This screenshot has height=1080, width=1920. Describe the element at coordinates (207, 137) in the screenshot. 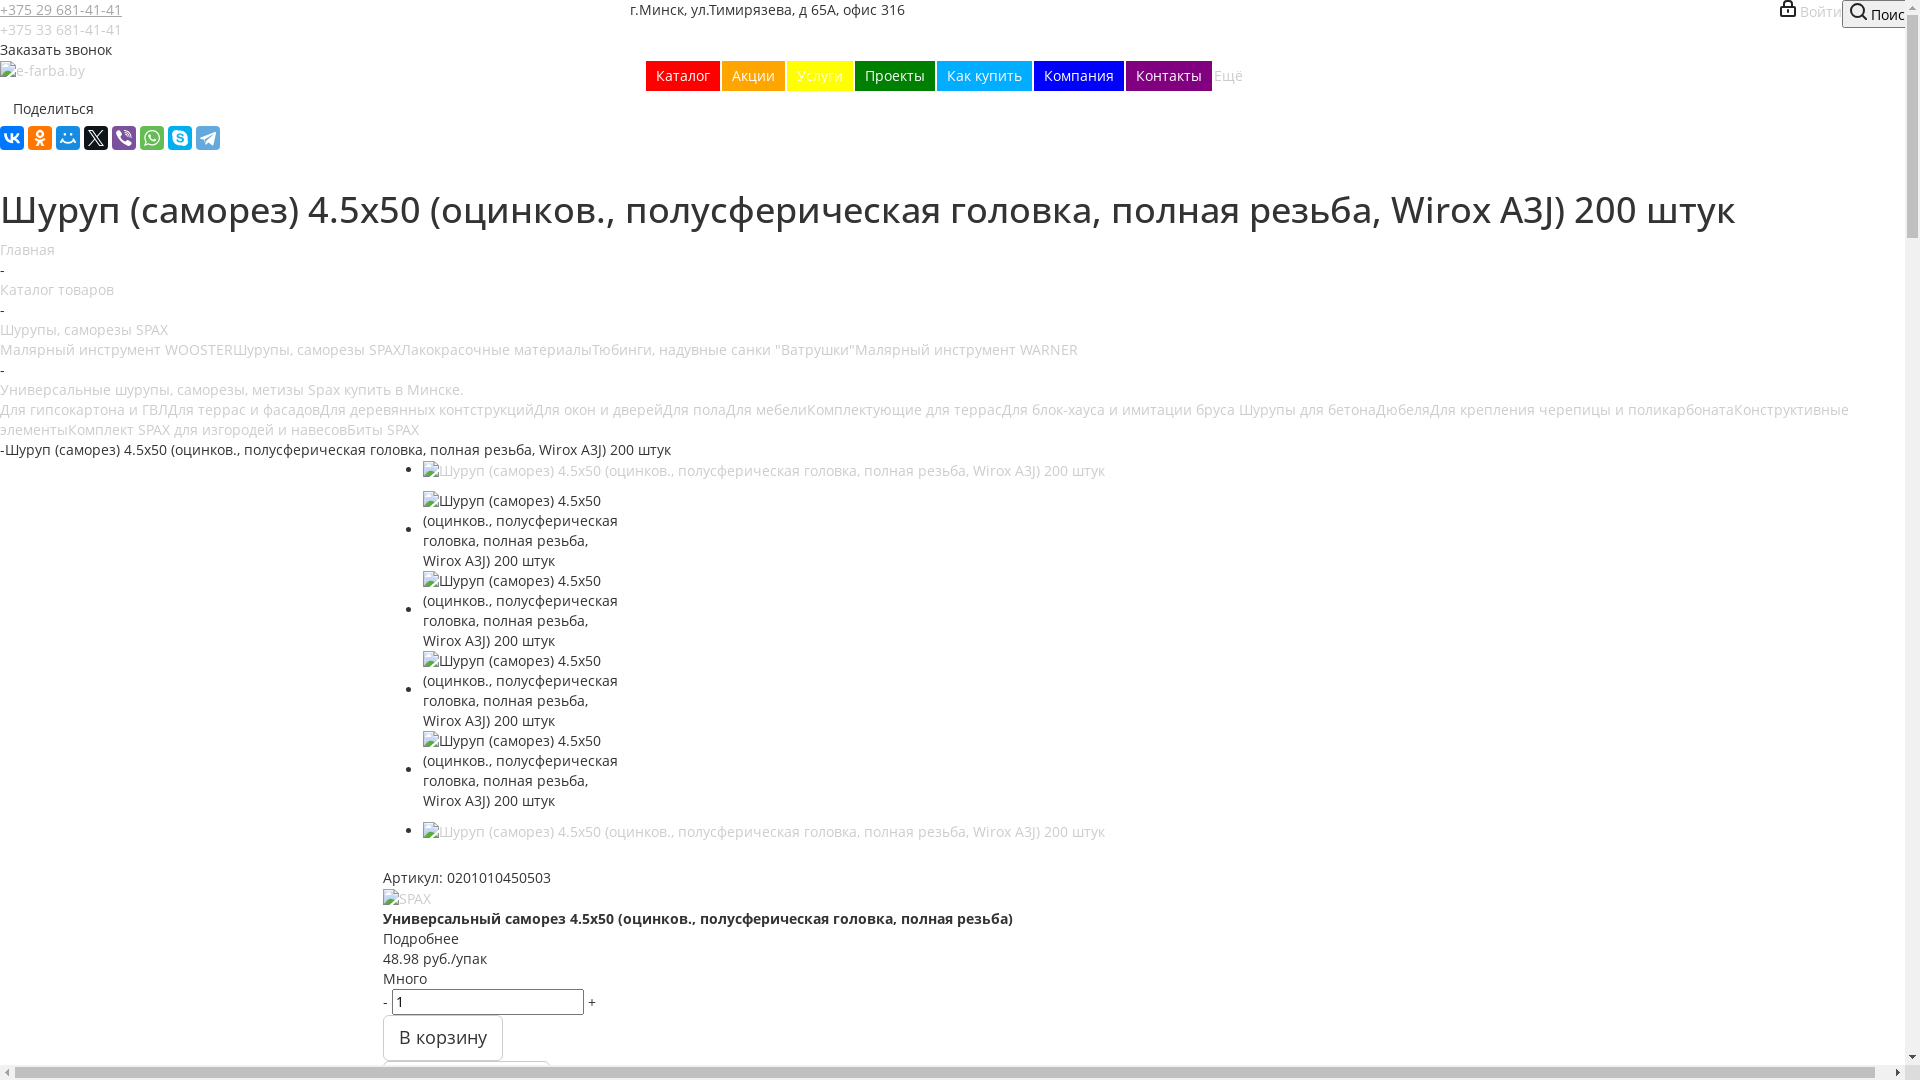

I see `'Telegram'` at that location.